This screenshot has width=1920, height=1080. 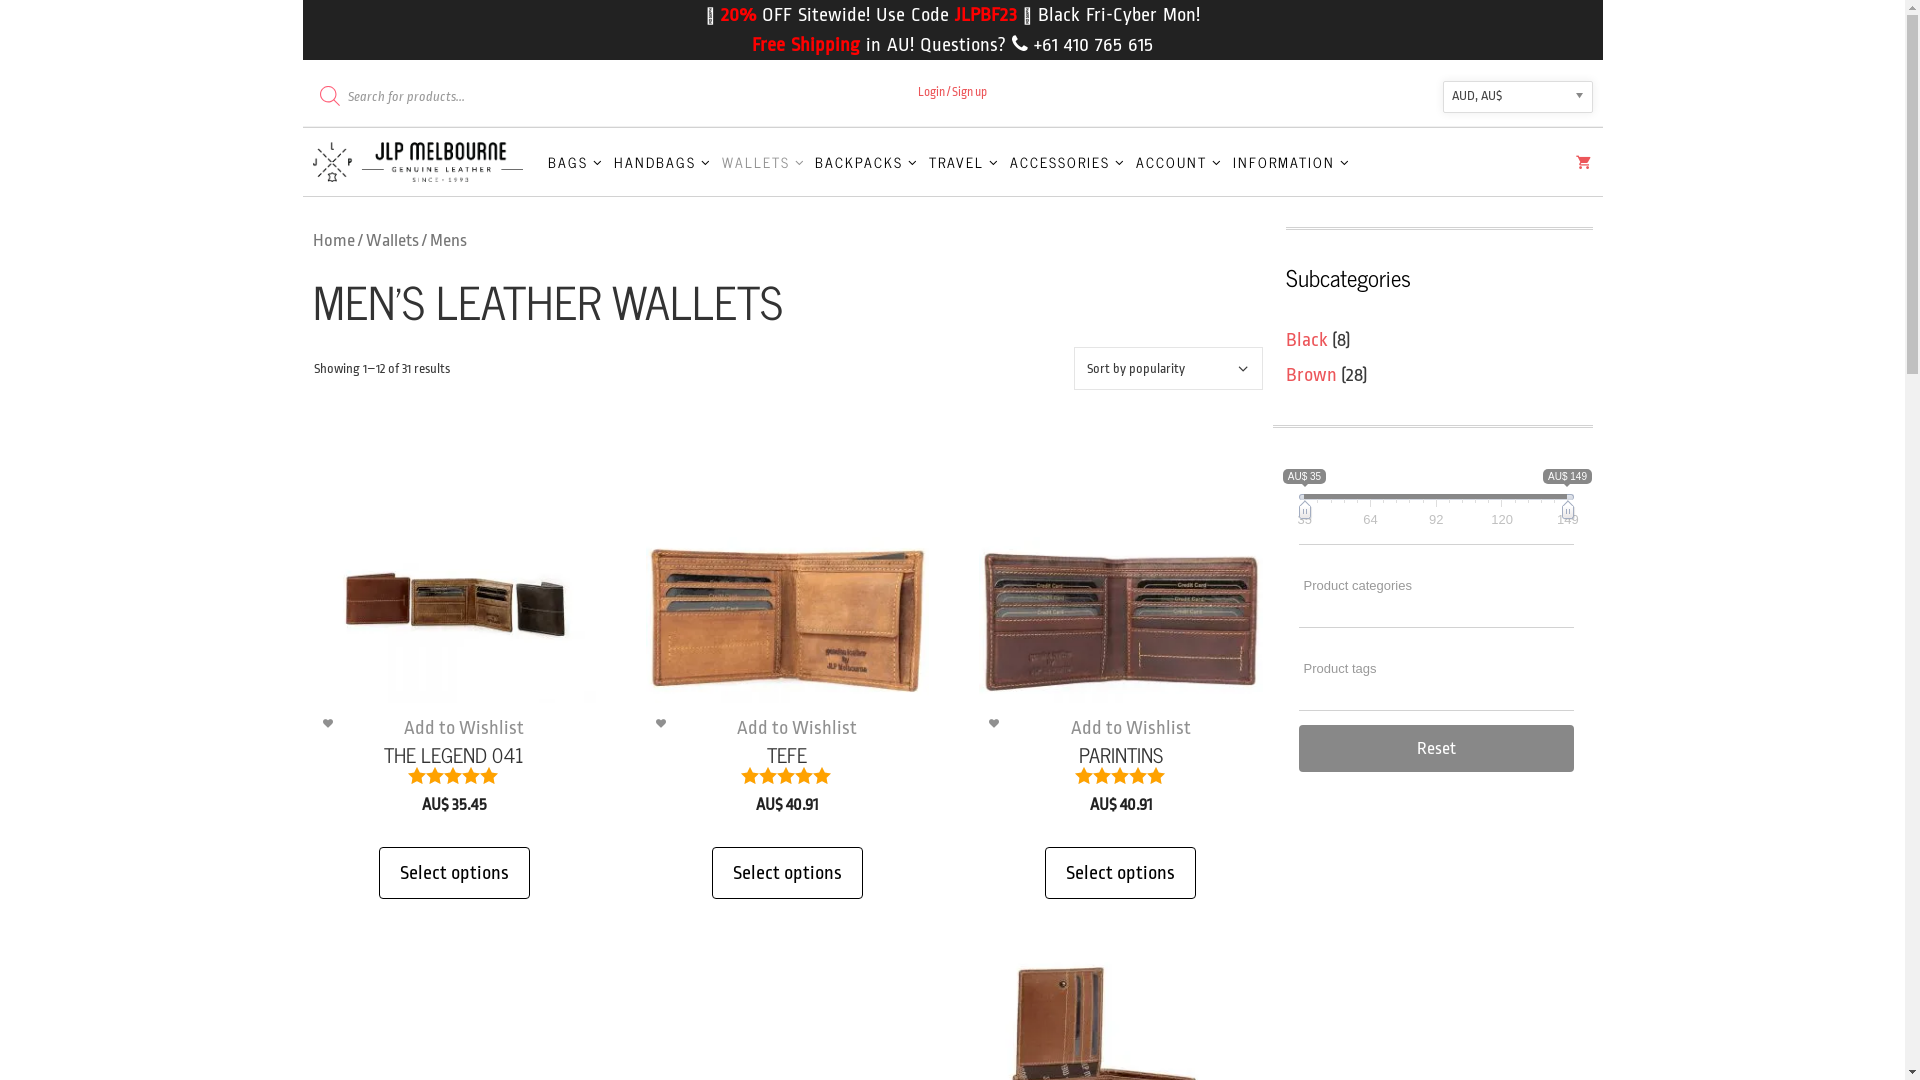 I want to click on 'JLP Melbourne', so click(x=311, y=161).